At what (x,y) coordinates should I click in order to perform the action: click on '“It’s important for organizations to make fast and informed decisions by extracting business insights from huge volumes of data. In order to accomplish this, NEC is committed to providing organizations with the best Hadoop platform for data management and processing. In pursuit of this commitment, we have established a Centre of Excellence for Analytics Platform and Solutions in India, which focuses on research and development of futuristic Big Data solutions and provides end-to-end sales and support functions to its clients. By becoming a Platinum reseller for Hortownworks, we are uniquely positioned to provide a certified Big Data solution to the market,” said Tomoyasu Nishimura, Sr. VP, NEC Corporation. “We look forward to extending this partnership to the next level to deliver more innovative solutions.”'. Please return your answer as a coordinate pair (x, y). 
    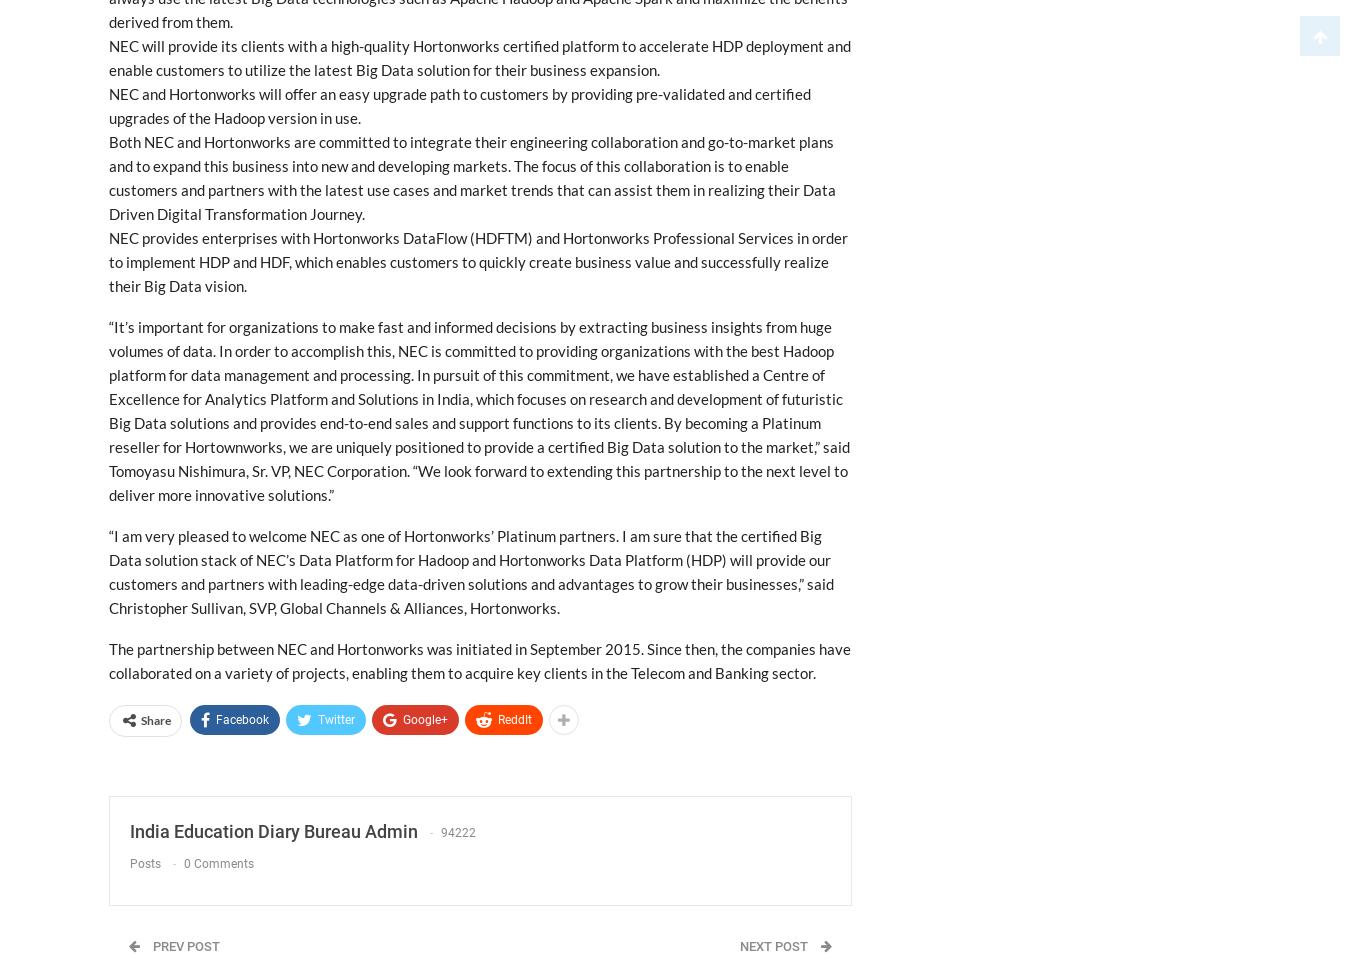
    Looking at the image, I should click on (478, 409).